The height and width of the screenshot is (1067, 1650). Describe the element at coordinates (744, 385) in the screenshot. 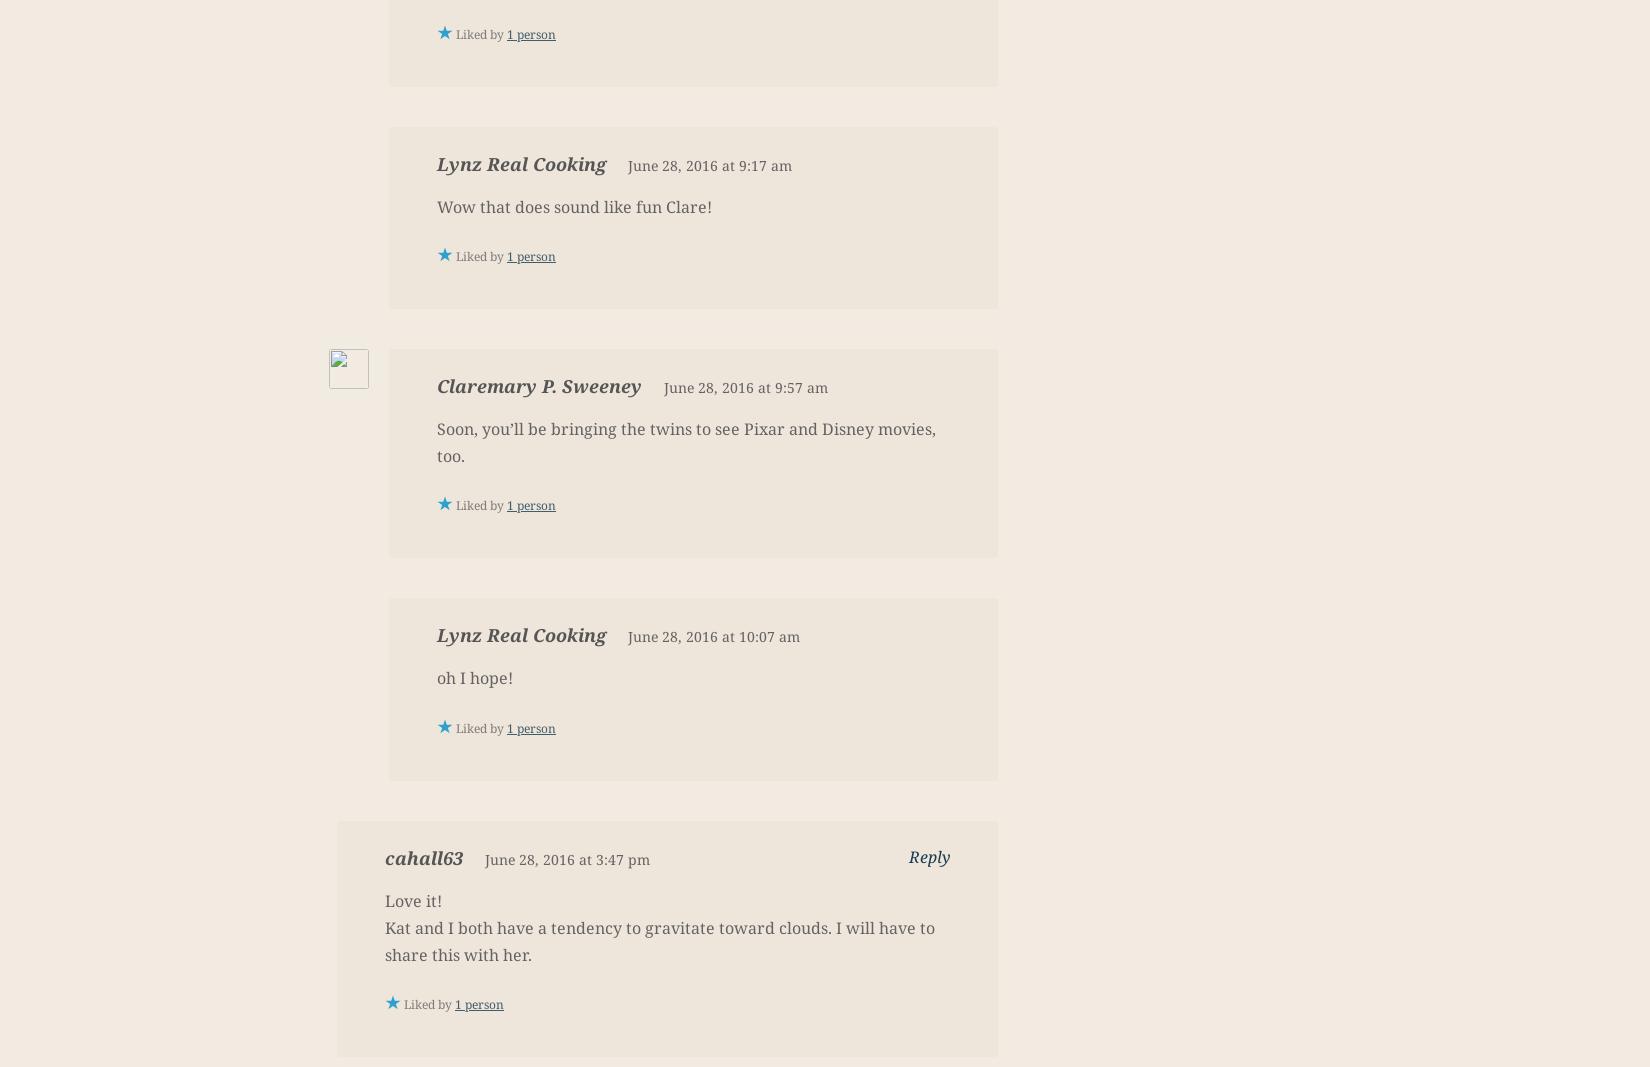

I see `'June 28, 2016 at 9:57 am'` at that location.